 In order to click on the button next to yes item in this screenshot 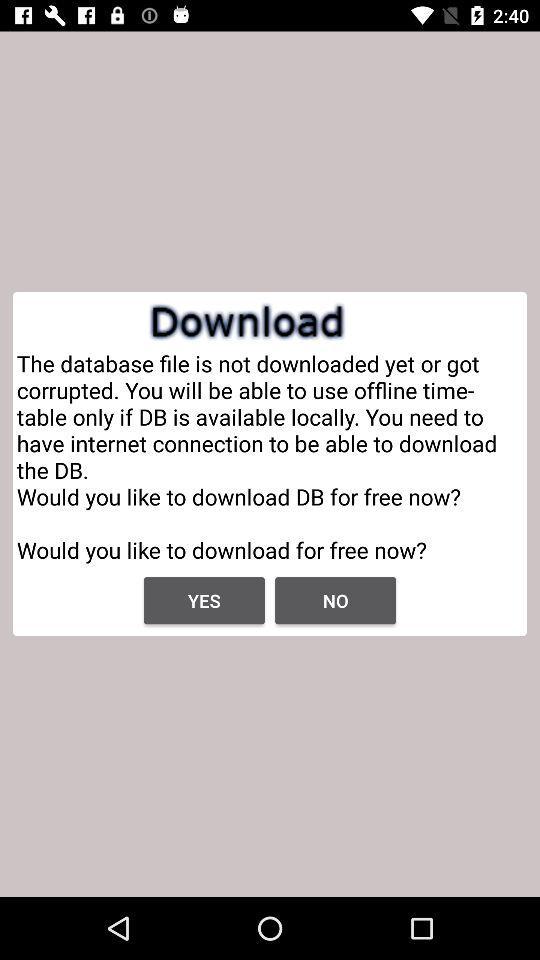, I will do `click(335, 600)`.